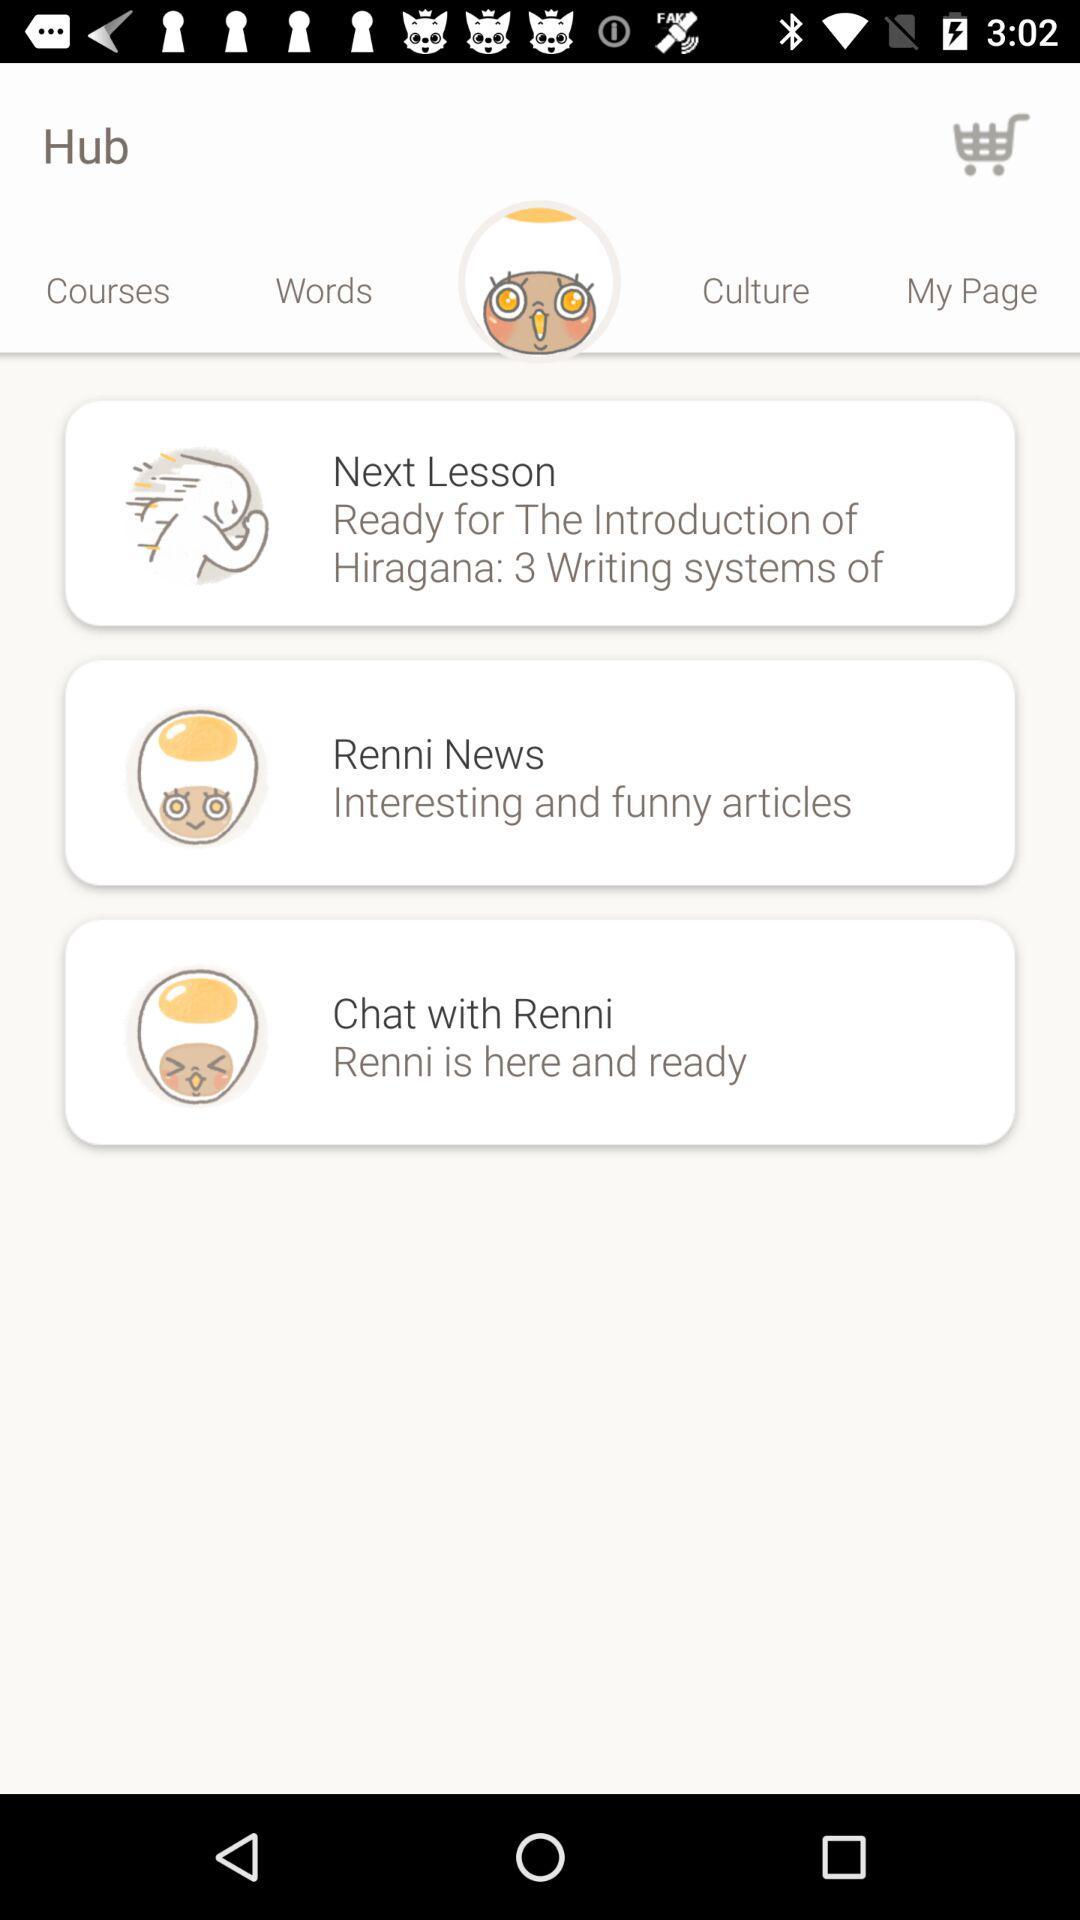 The image size is (1080, 1920). Describe the element at coordinates (991, 143) in the screenshot. I see `the cart icon` at that location.